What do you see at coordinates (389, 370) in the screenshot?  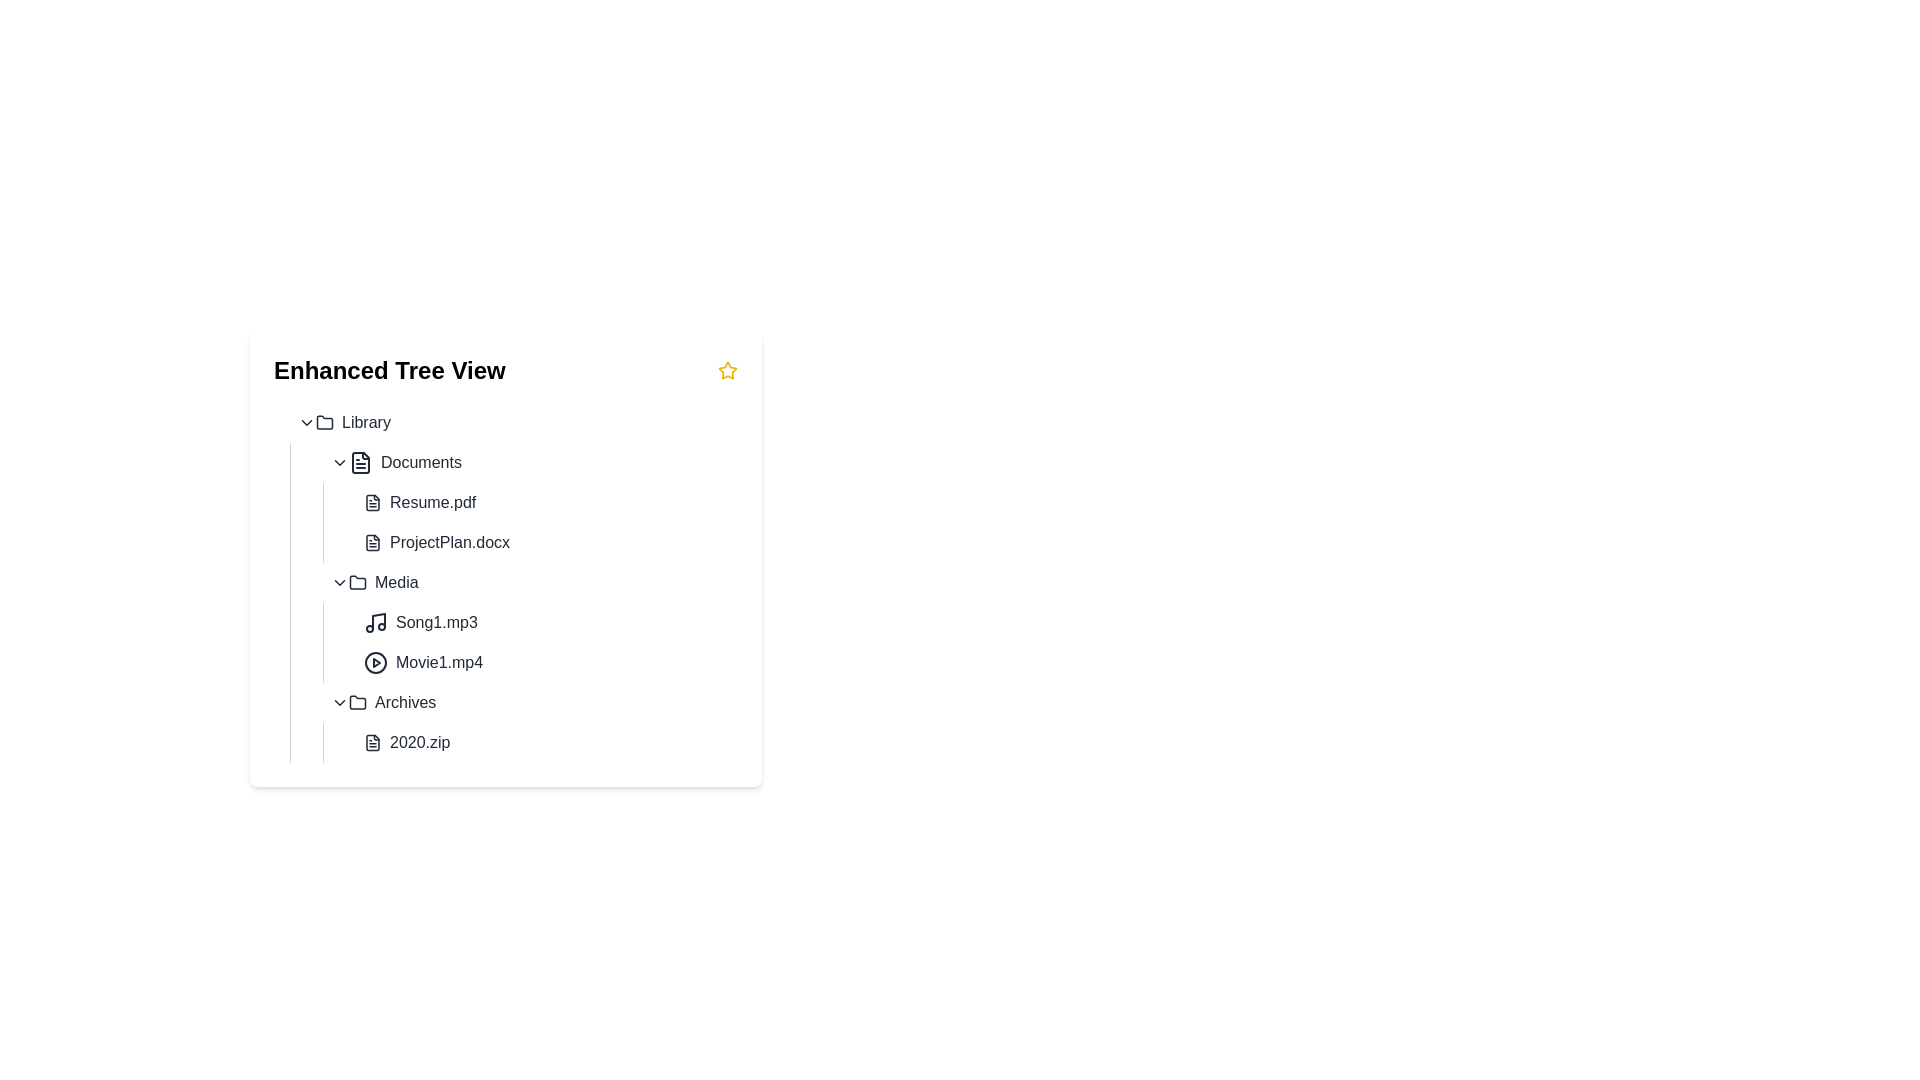 I see `the 'Enhanced Tree View' header, which is a bold and larger text element located at the top of its section, aligning vertically with the section it titles` at bounding box center [389, 370].